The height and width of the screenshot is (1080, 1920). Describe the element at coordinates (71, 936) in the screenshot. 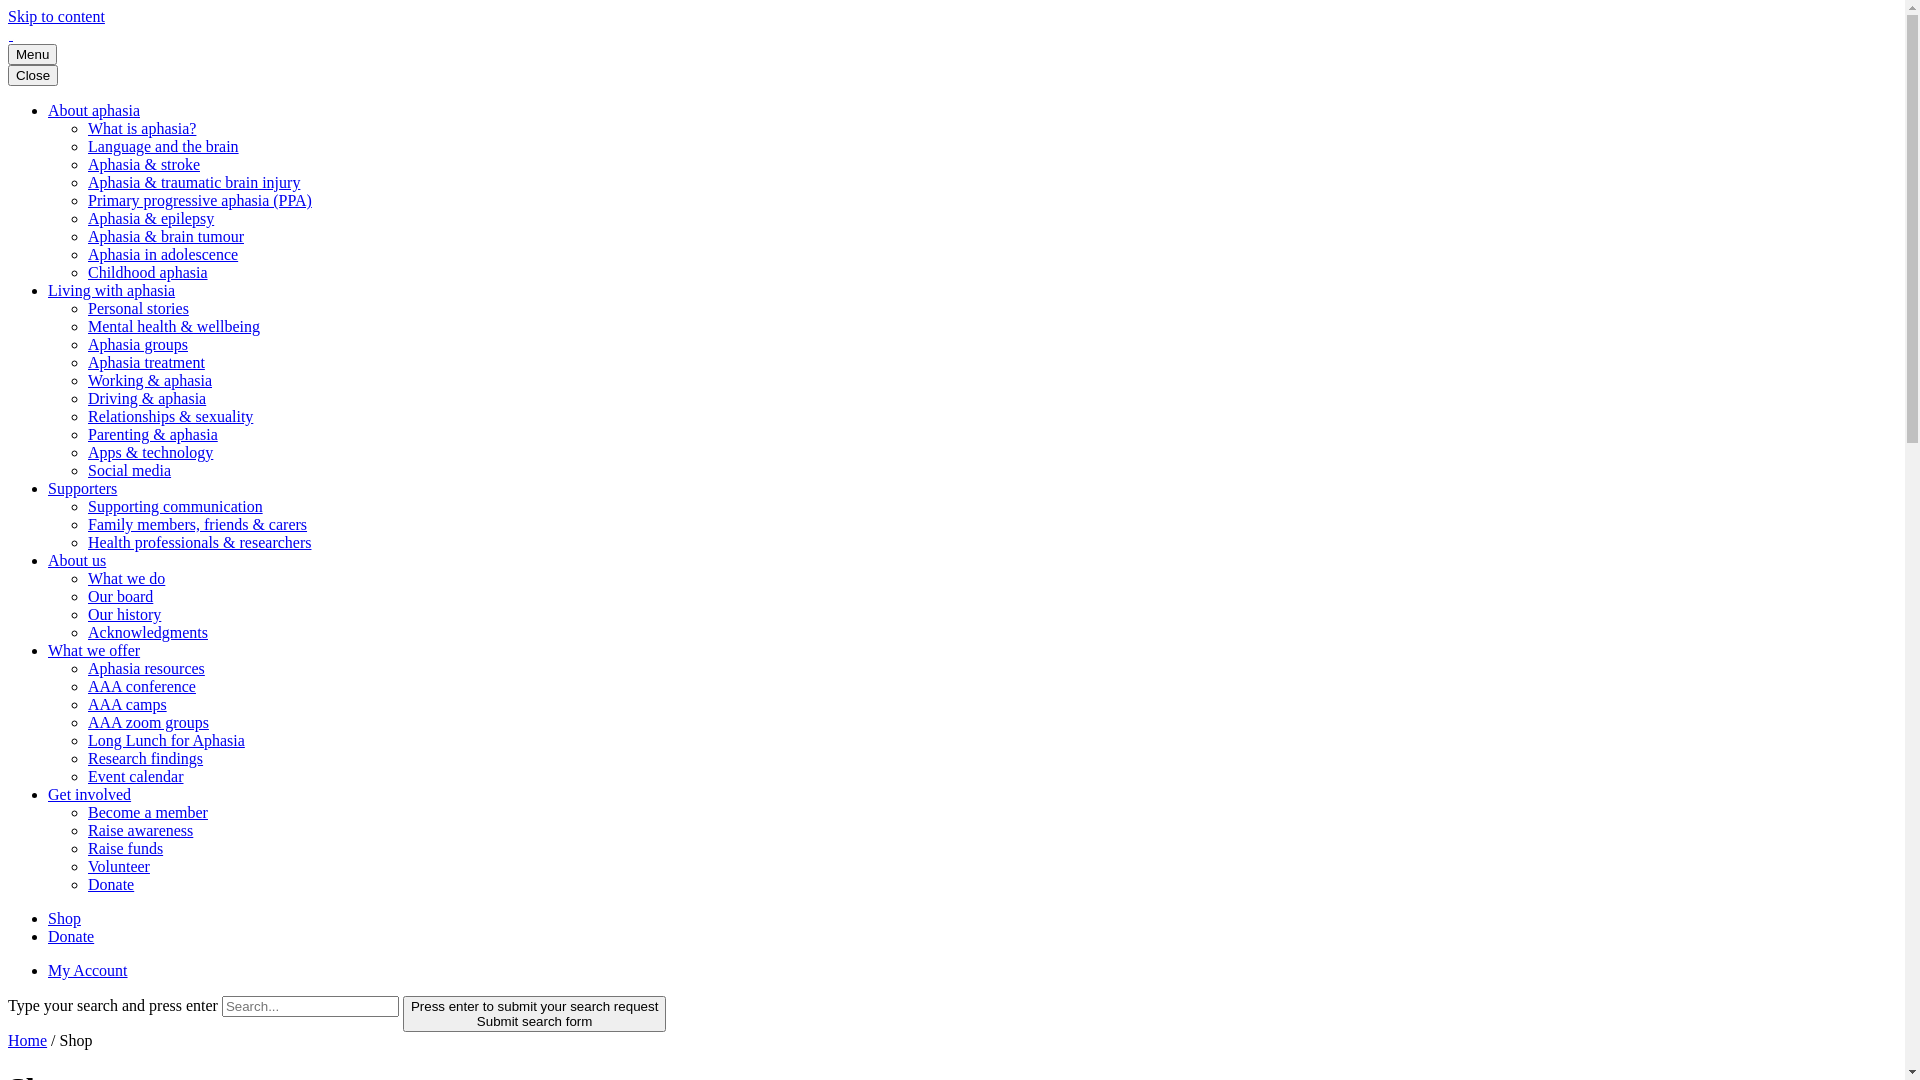

I see `'Donate'` at that location.